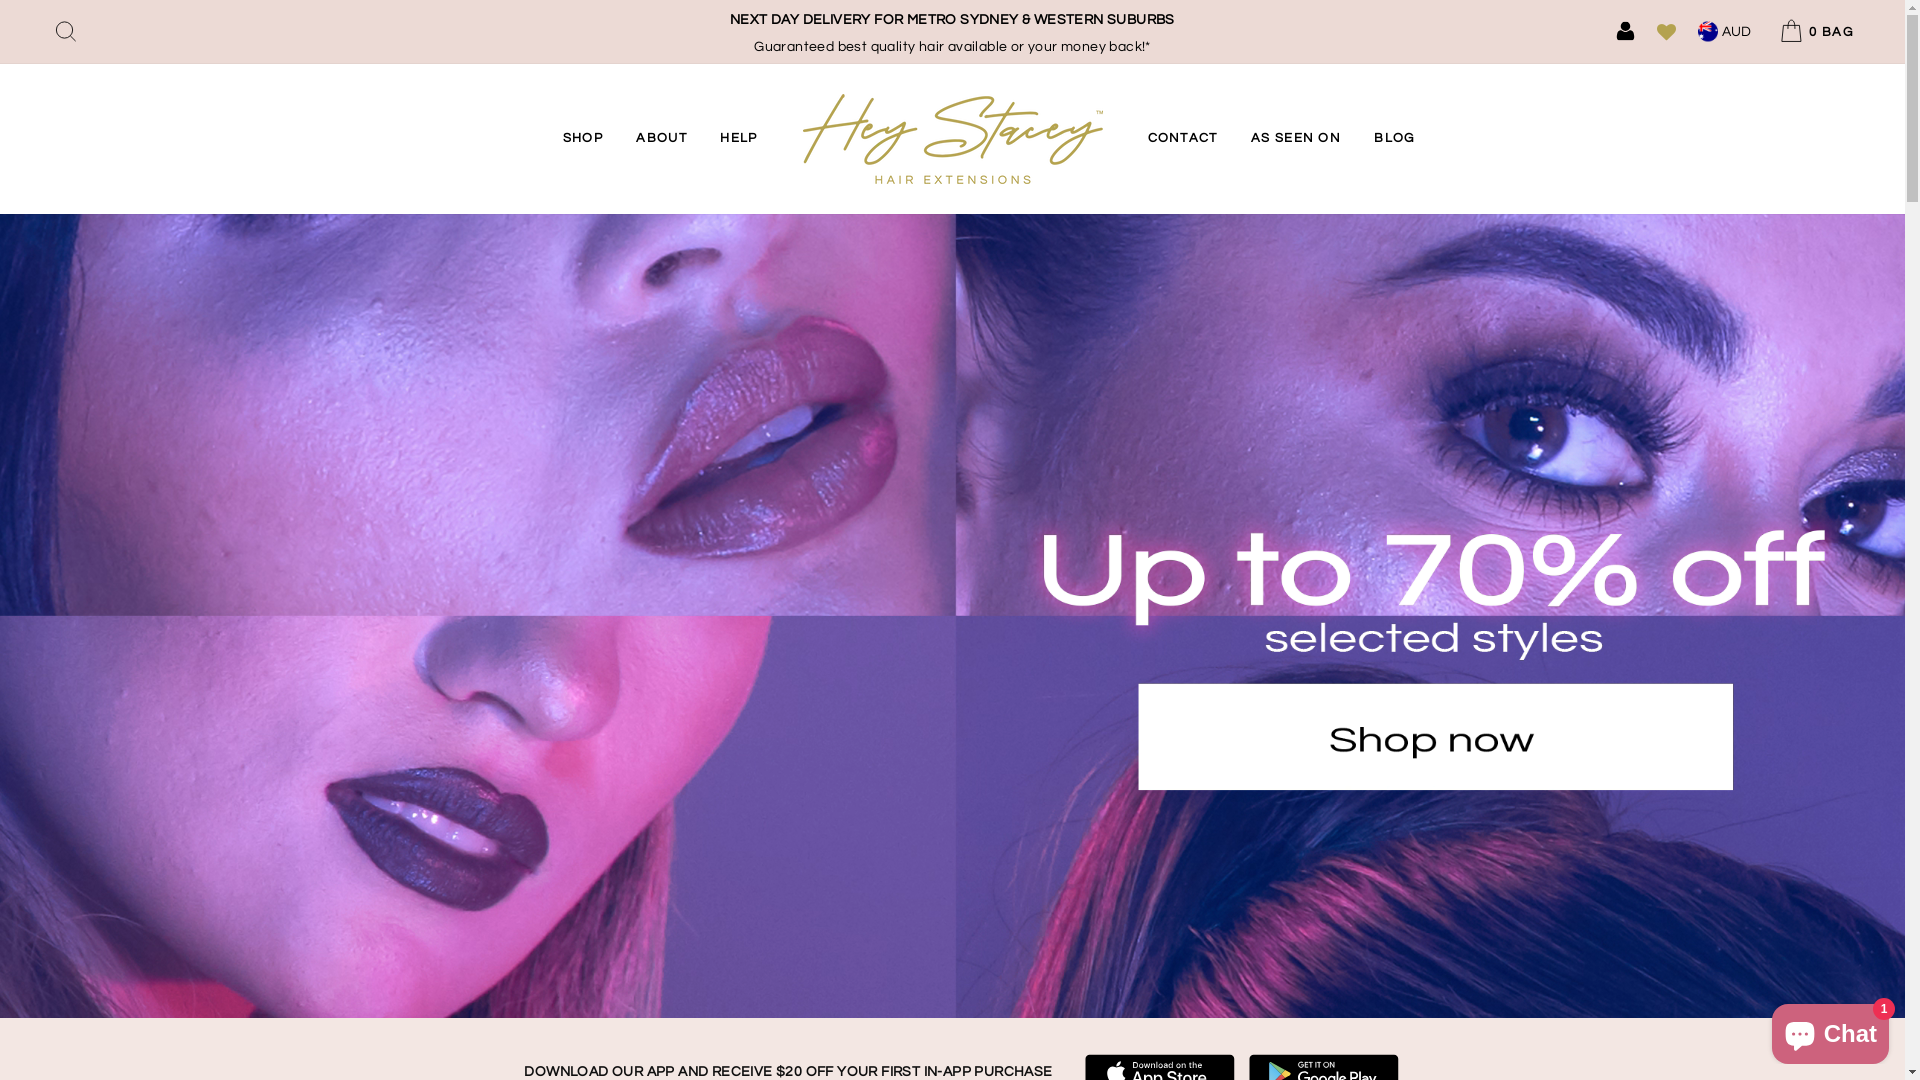 The width and height of the screenshot is (1920, 1080). Describe the element at coordinates (1132, 137) in the screenshot. I see `'CONTACT'` at that location.